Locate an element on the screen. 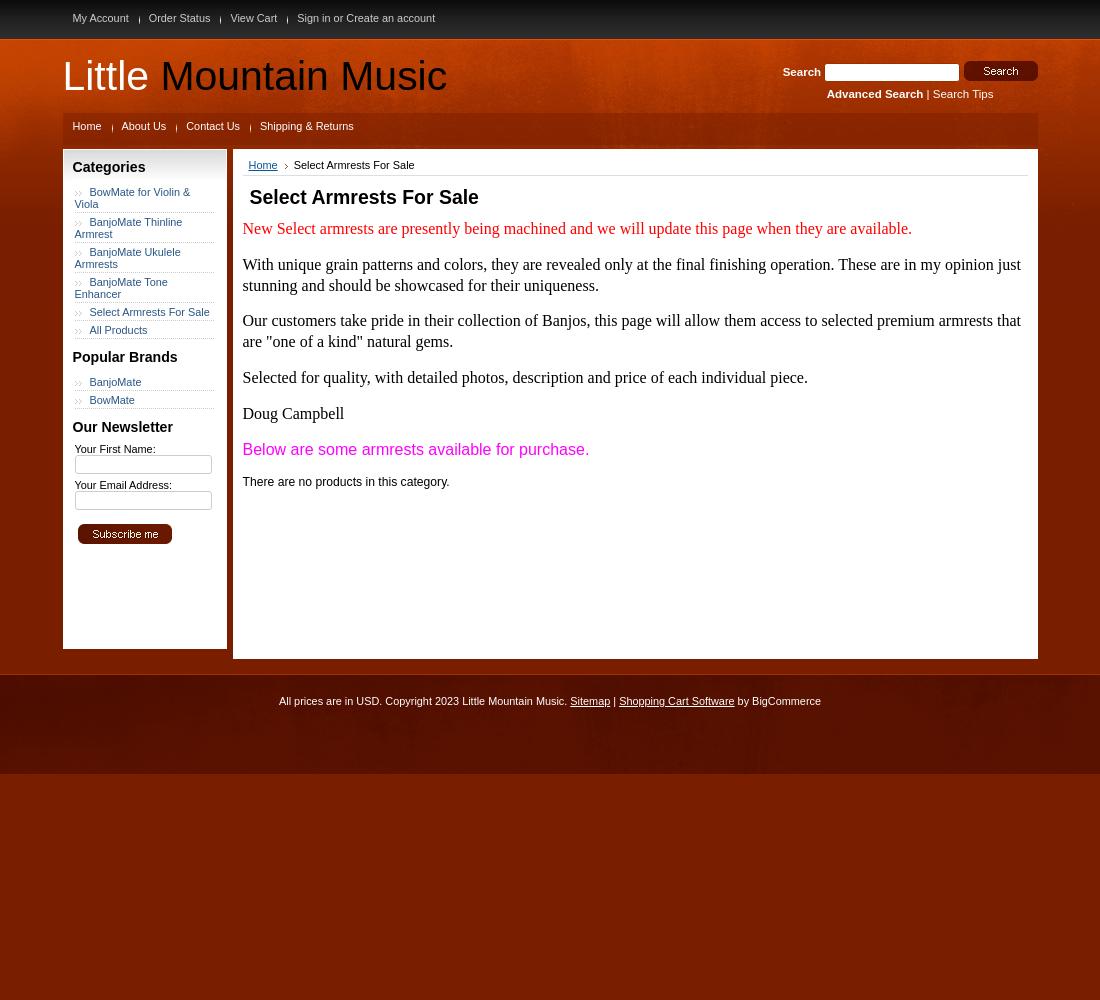 Image resolution: width=1100 pixels, height=1000 pixels. 'Mountain Music' is located at coordinates (296, 75).